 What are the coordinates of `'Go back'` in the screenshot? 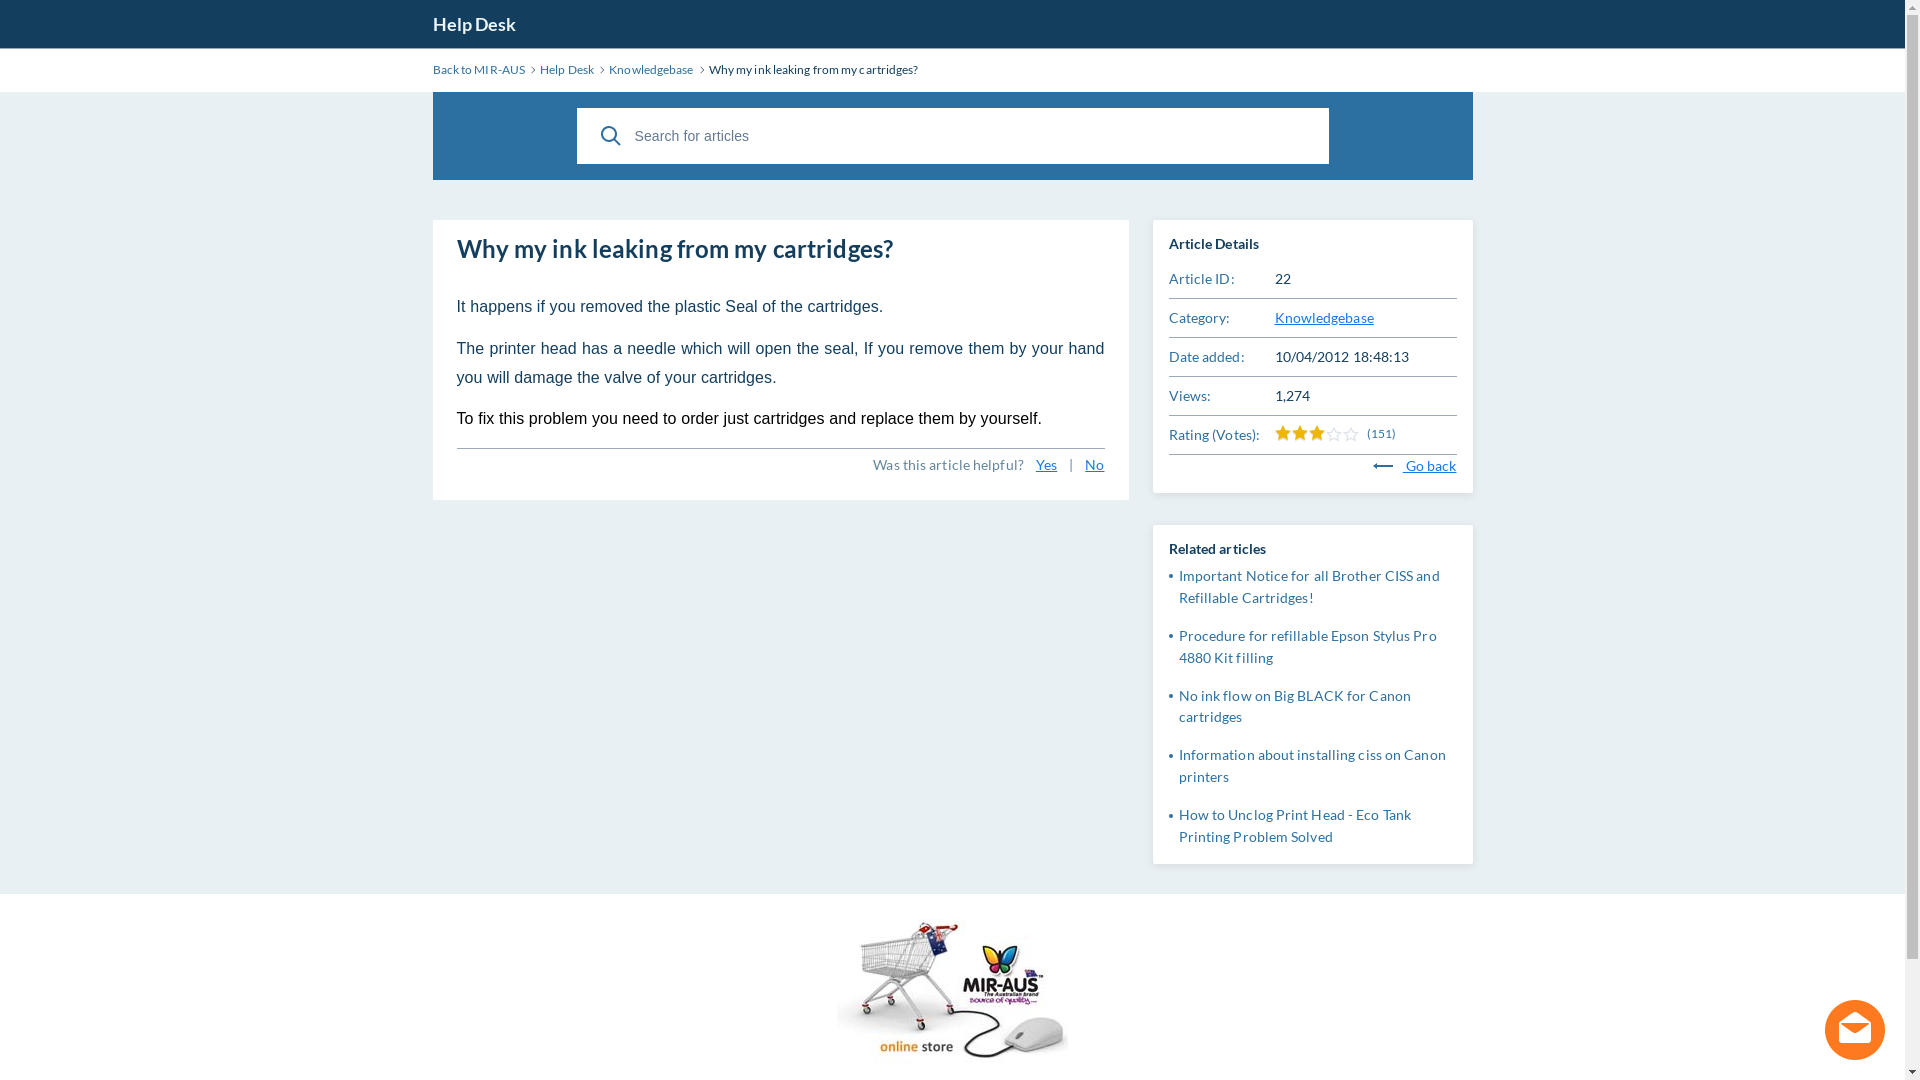 It's located at (1414, 465).